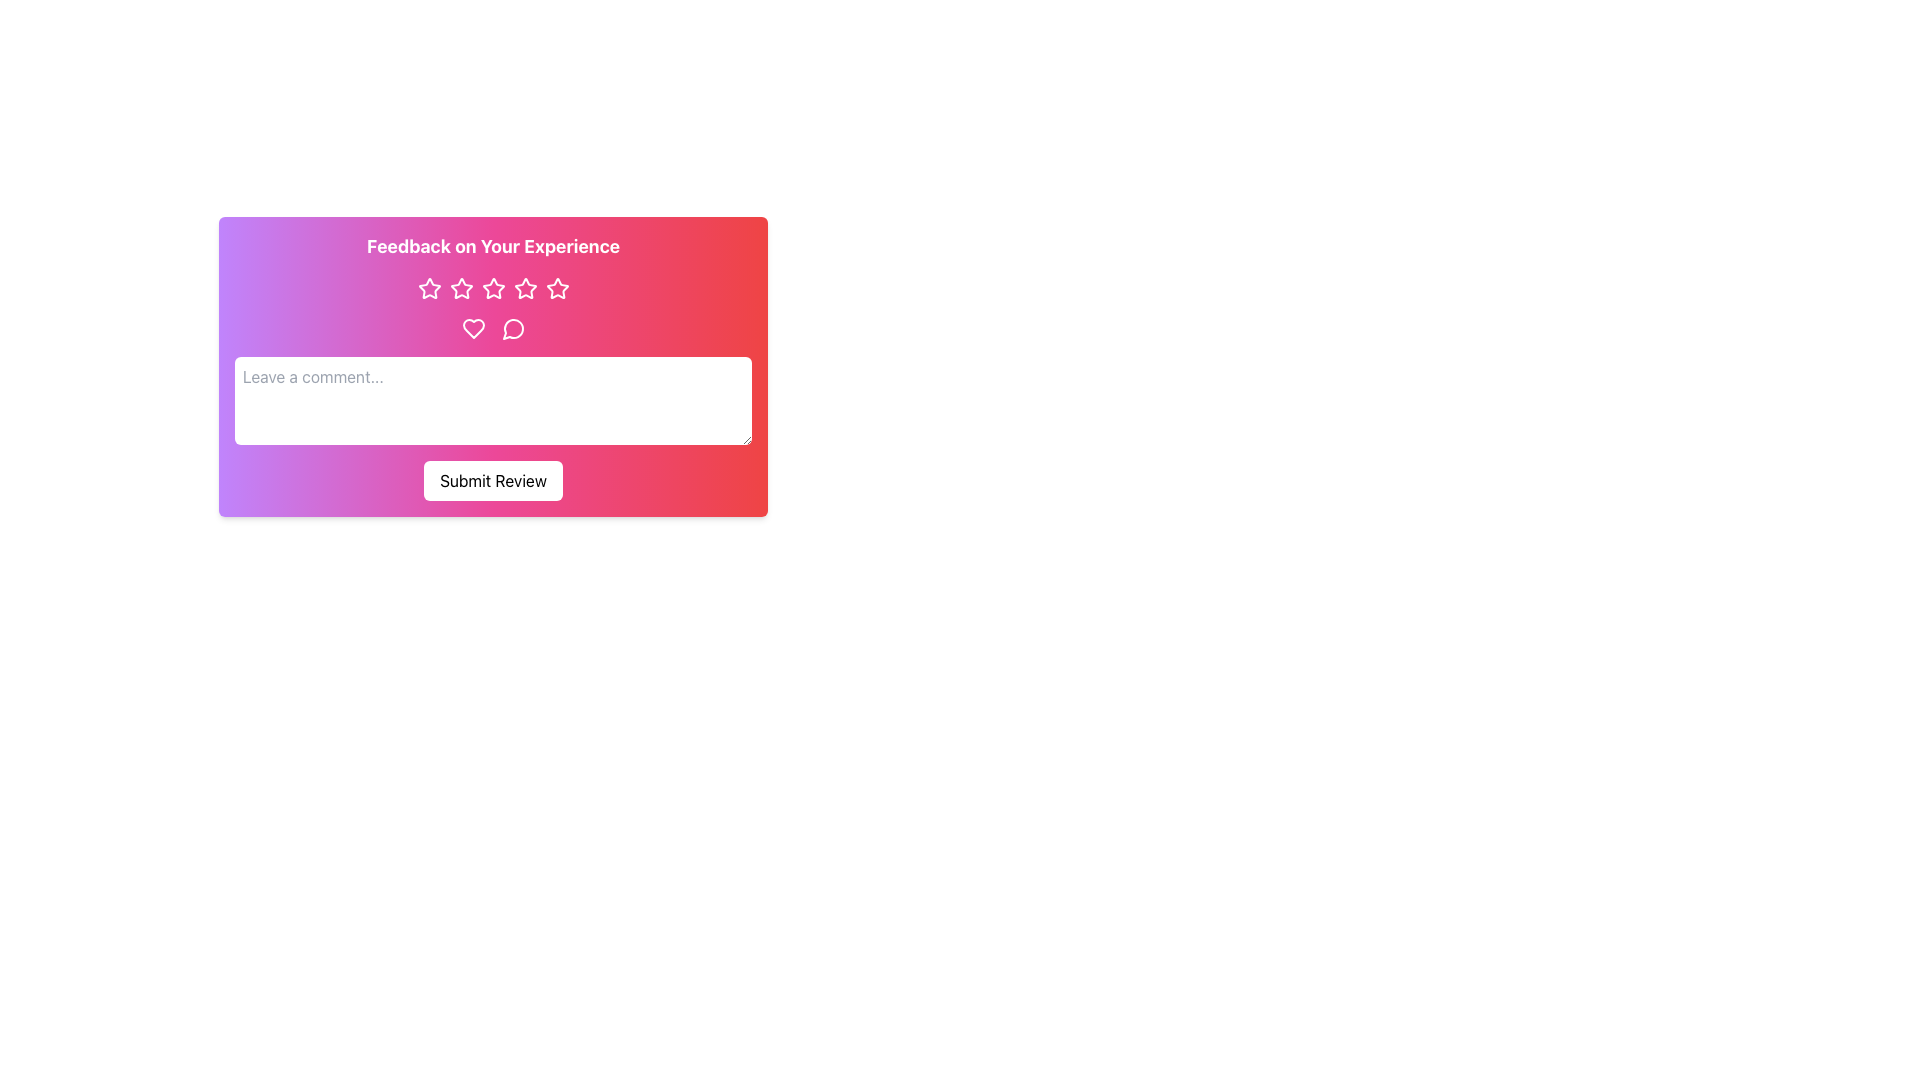 The image size is (1920, 1080). I want to click on the heart icon located in the center of the feedback panel to express a 'like' or appreciation for the feedback experience, so click(472, 327).